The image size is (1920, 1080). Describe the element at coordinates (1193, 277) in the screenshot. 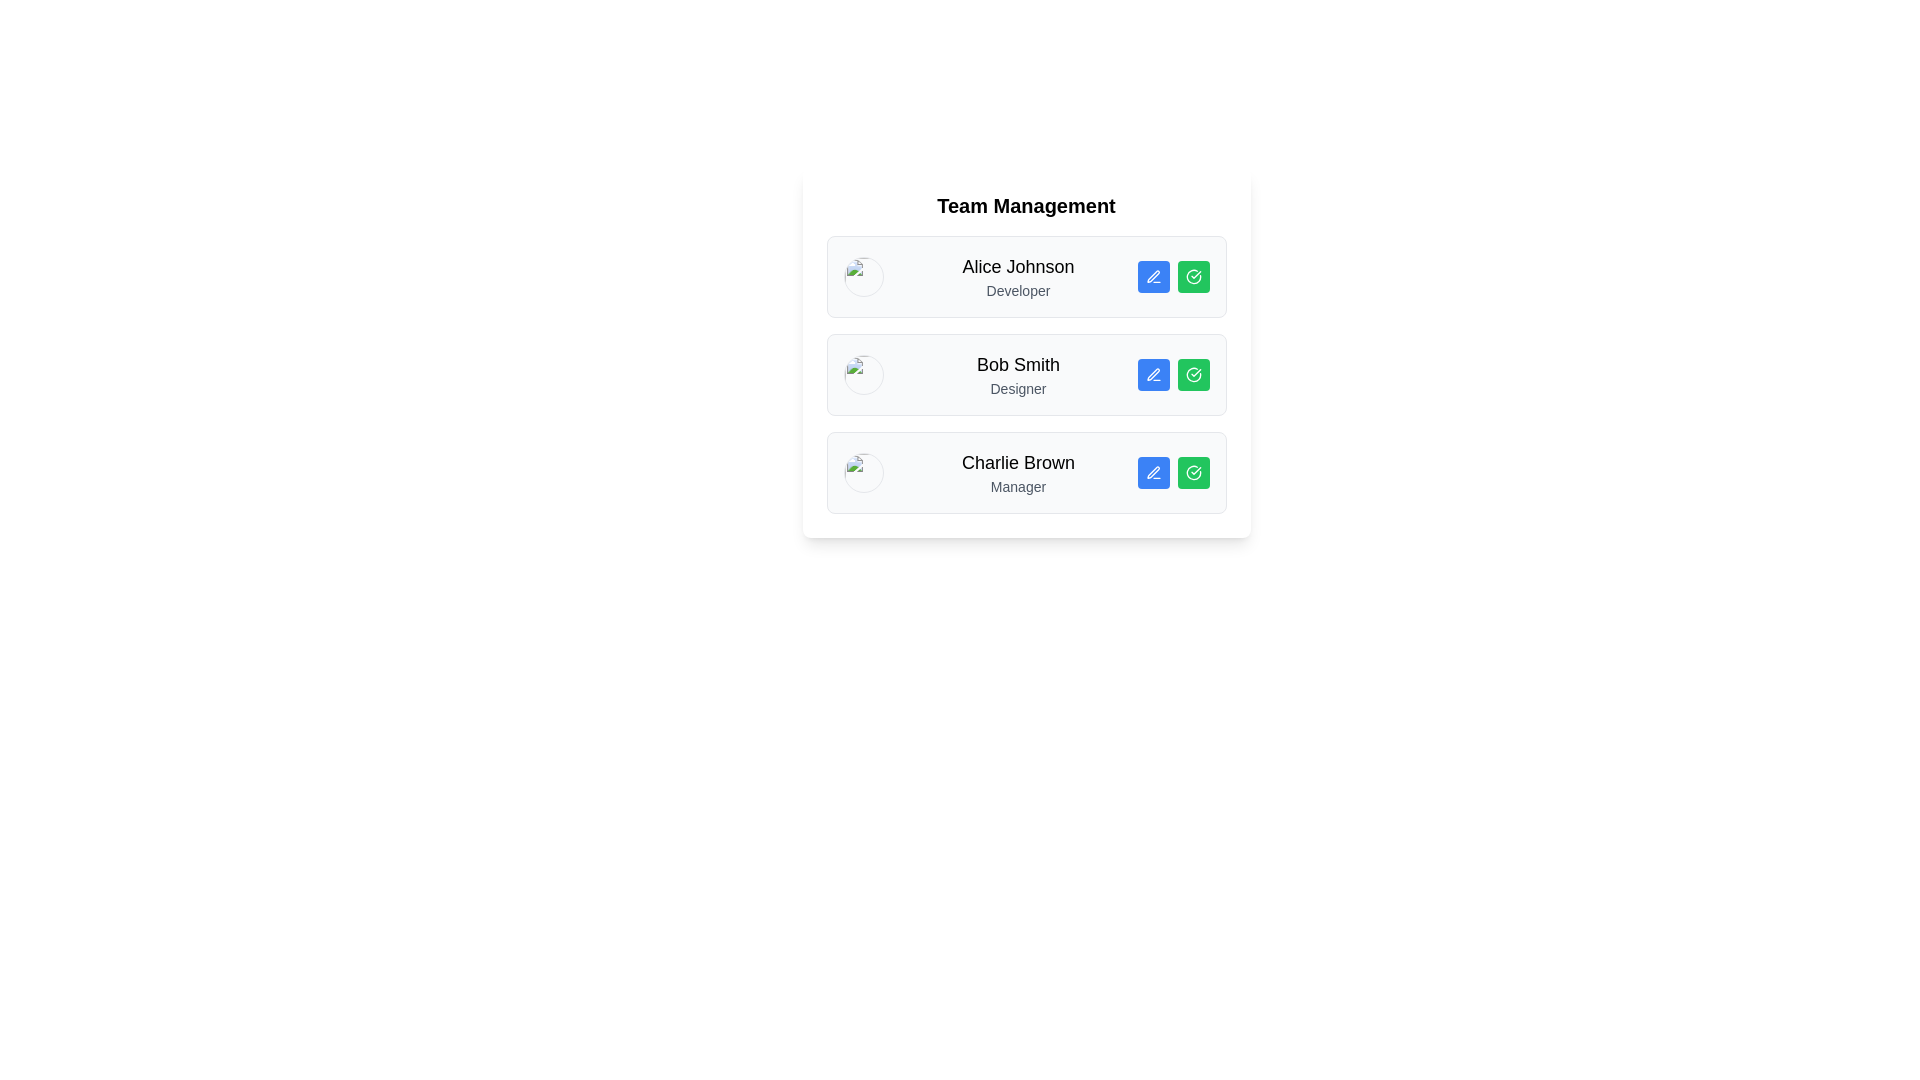

I see `the green check mark icon button located at the right end of the row for 'Alice Johnson' under the 'Team Management' header` at that location.